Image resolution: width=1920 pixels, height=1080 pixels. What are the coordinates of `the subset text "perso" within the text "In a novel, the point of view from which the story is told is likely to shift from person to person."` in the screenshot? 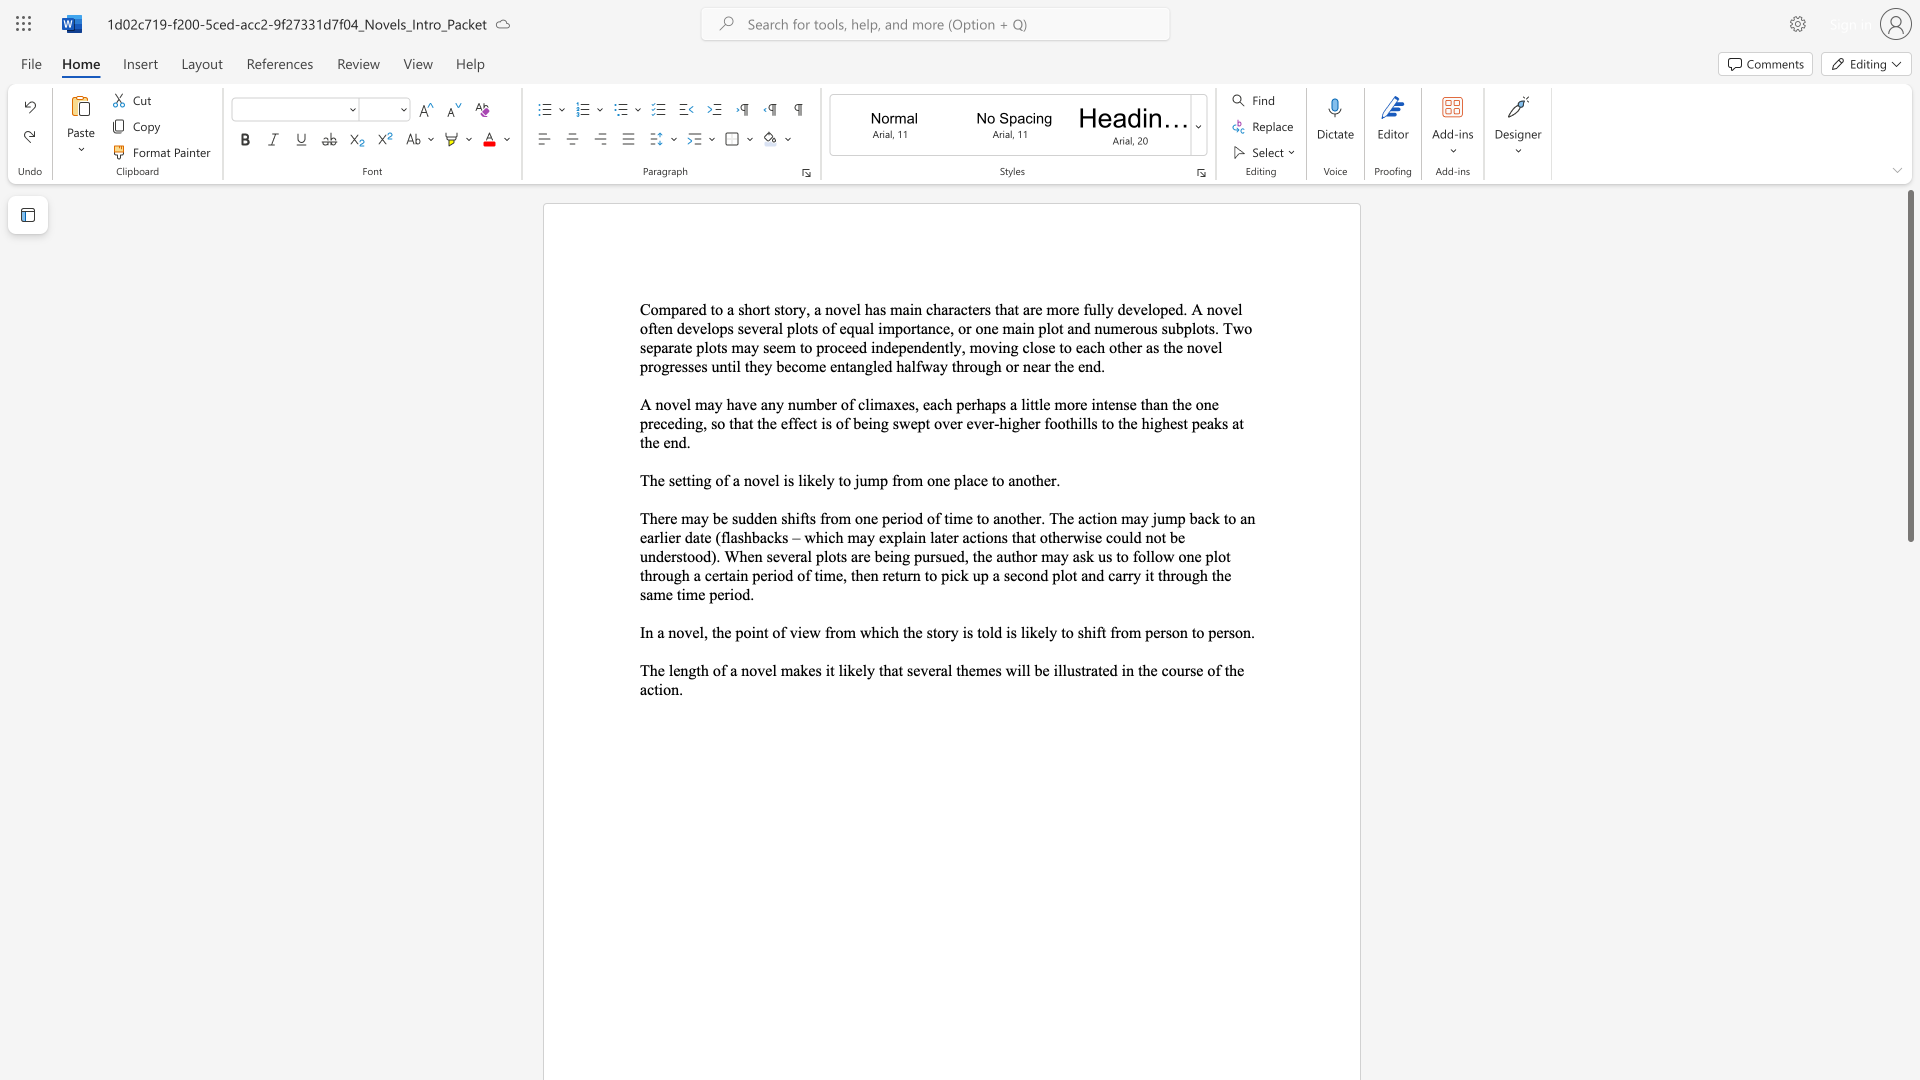 It's located at (1145, 632).